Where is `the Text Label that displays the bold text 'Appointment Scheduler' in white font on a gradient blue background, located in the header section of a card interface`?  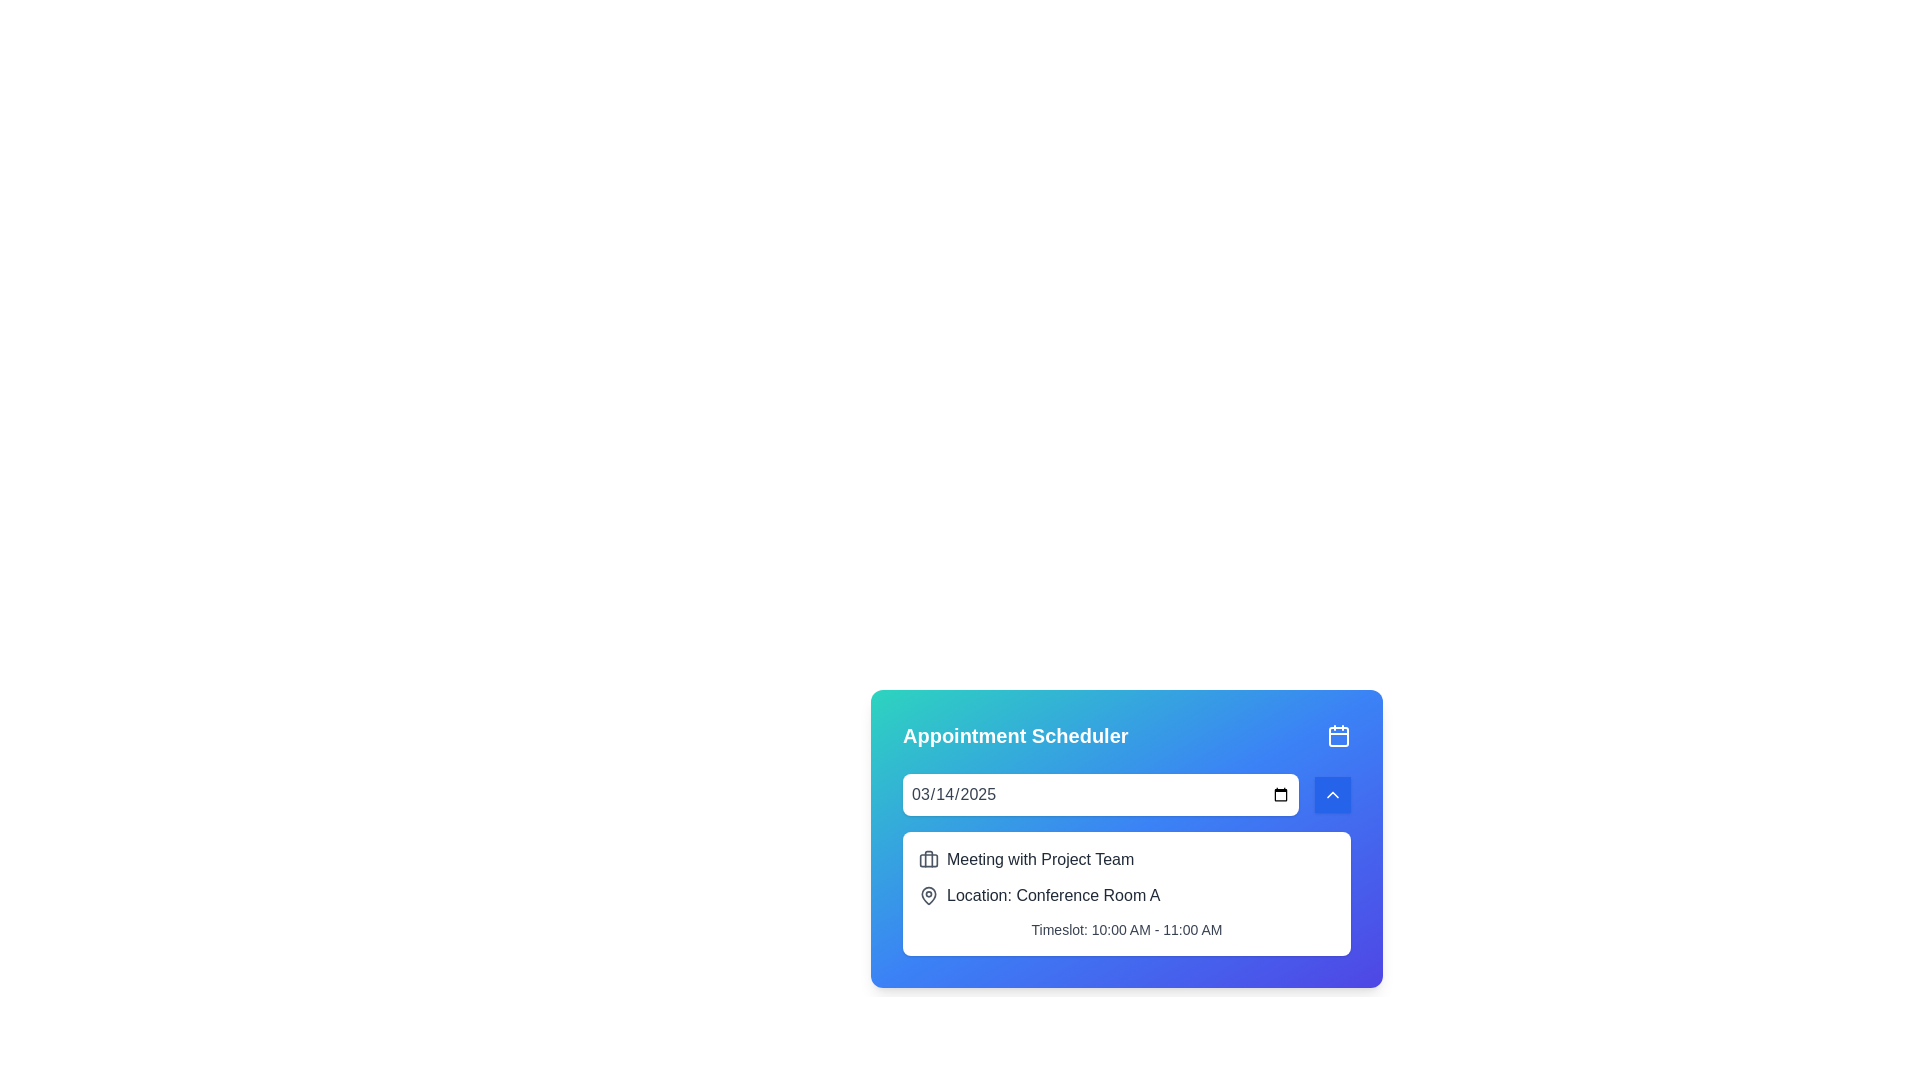
the Text Label that displays the bold text 'Appointment Scheduler' in white font on a gradient blue background, located in the header section of a card interface is located at coordinates (1015, 736).